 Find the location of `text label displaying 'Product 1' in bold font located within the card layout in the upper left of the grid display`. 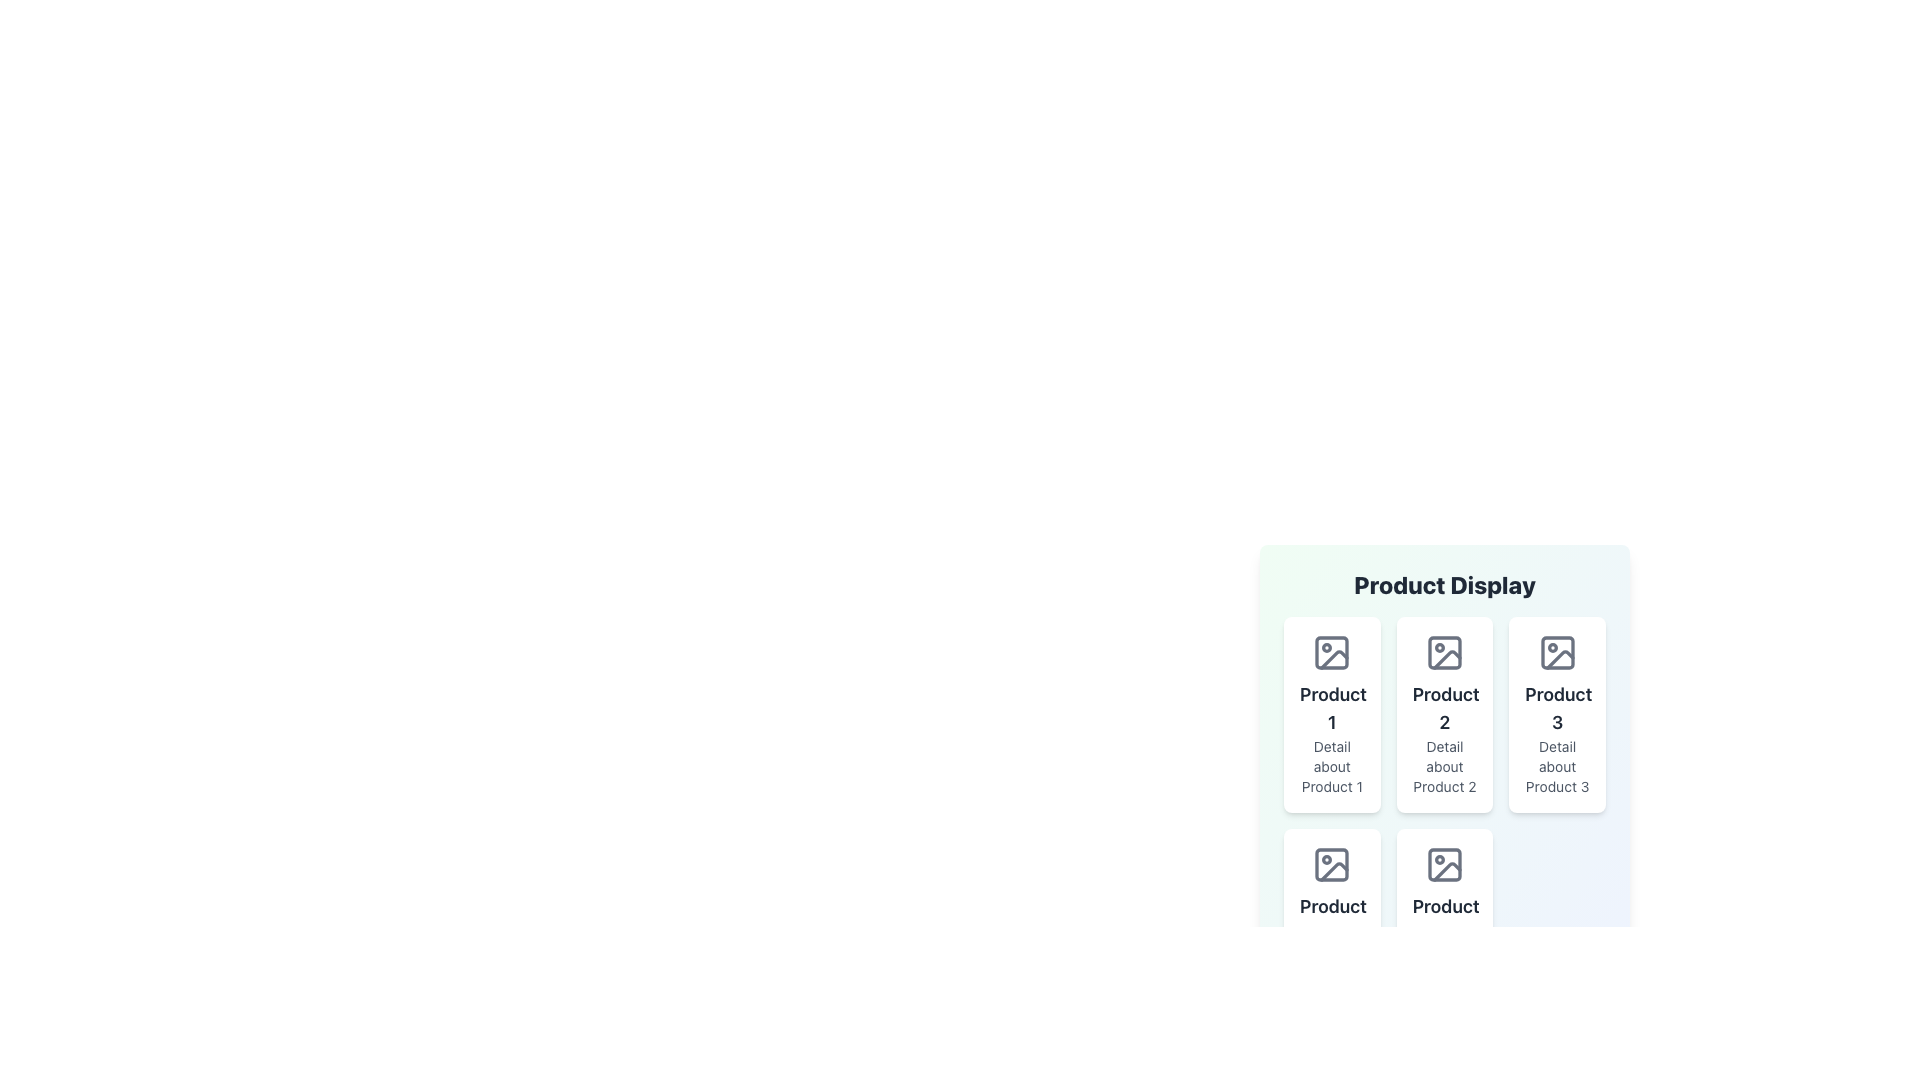

text label displaying 'Product 1' in bold font located within the card layout in the upper left of the grid display is located at coordinates (1332, 708).